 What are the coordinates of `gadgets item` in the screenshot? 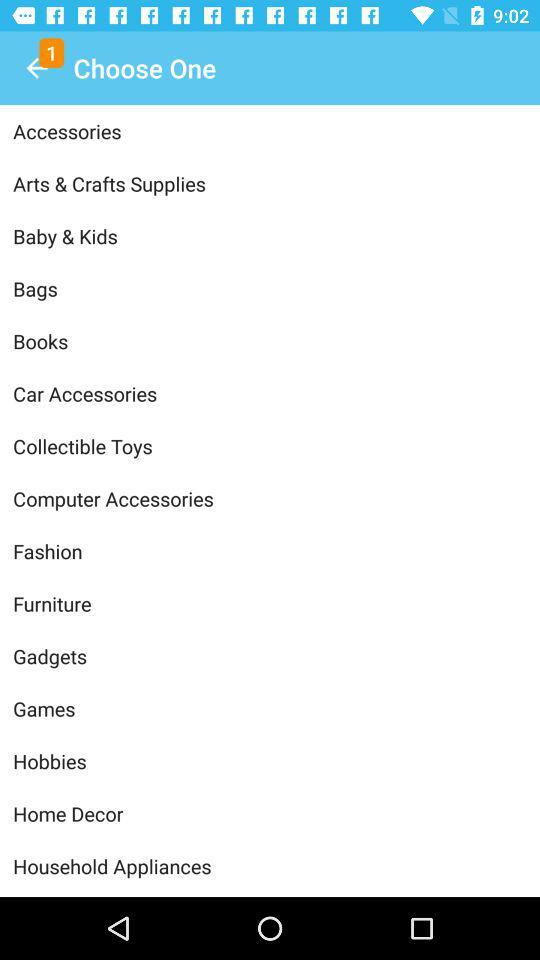 It's located at (270, 655).